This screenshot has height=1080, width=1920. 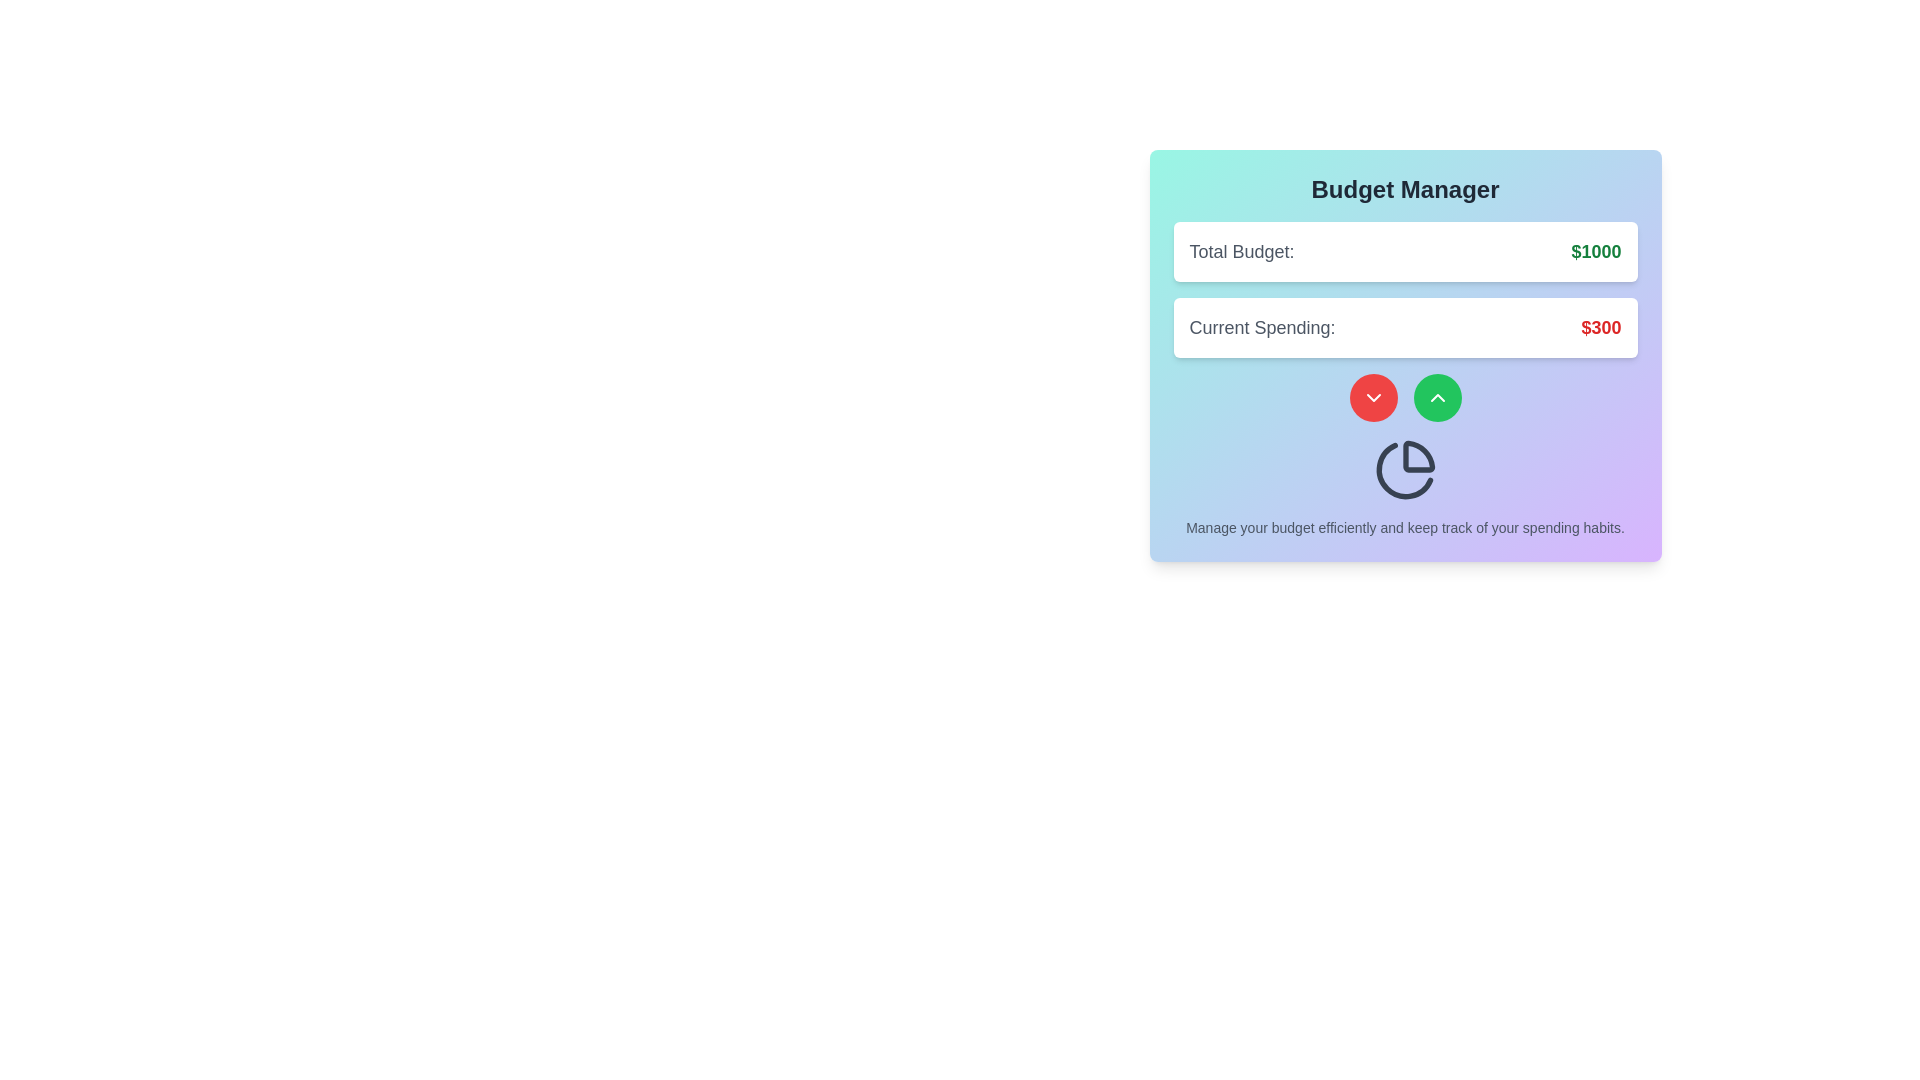 I want to click on the Information display card that shows the current spending amount, located under the 'Total Budget' card in the 'Budget Manager' component, so click(x=1404, y=326).